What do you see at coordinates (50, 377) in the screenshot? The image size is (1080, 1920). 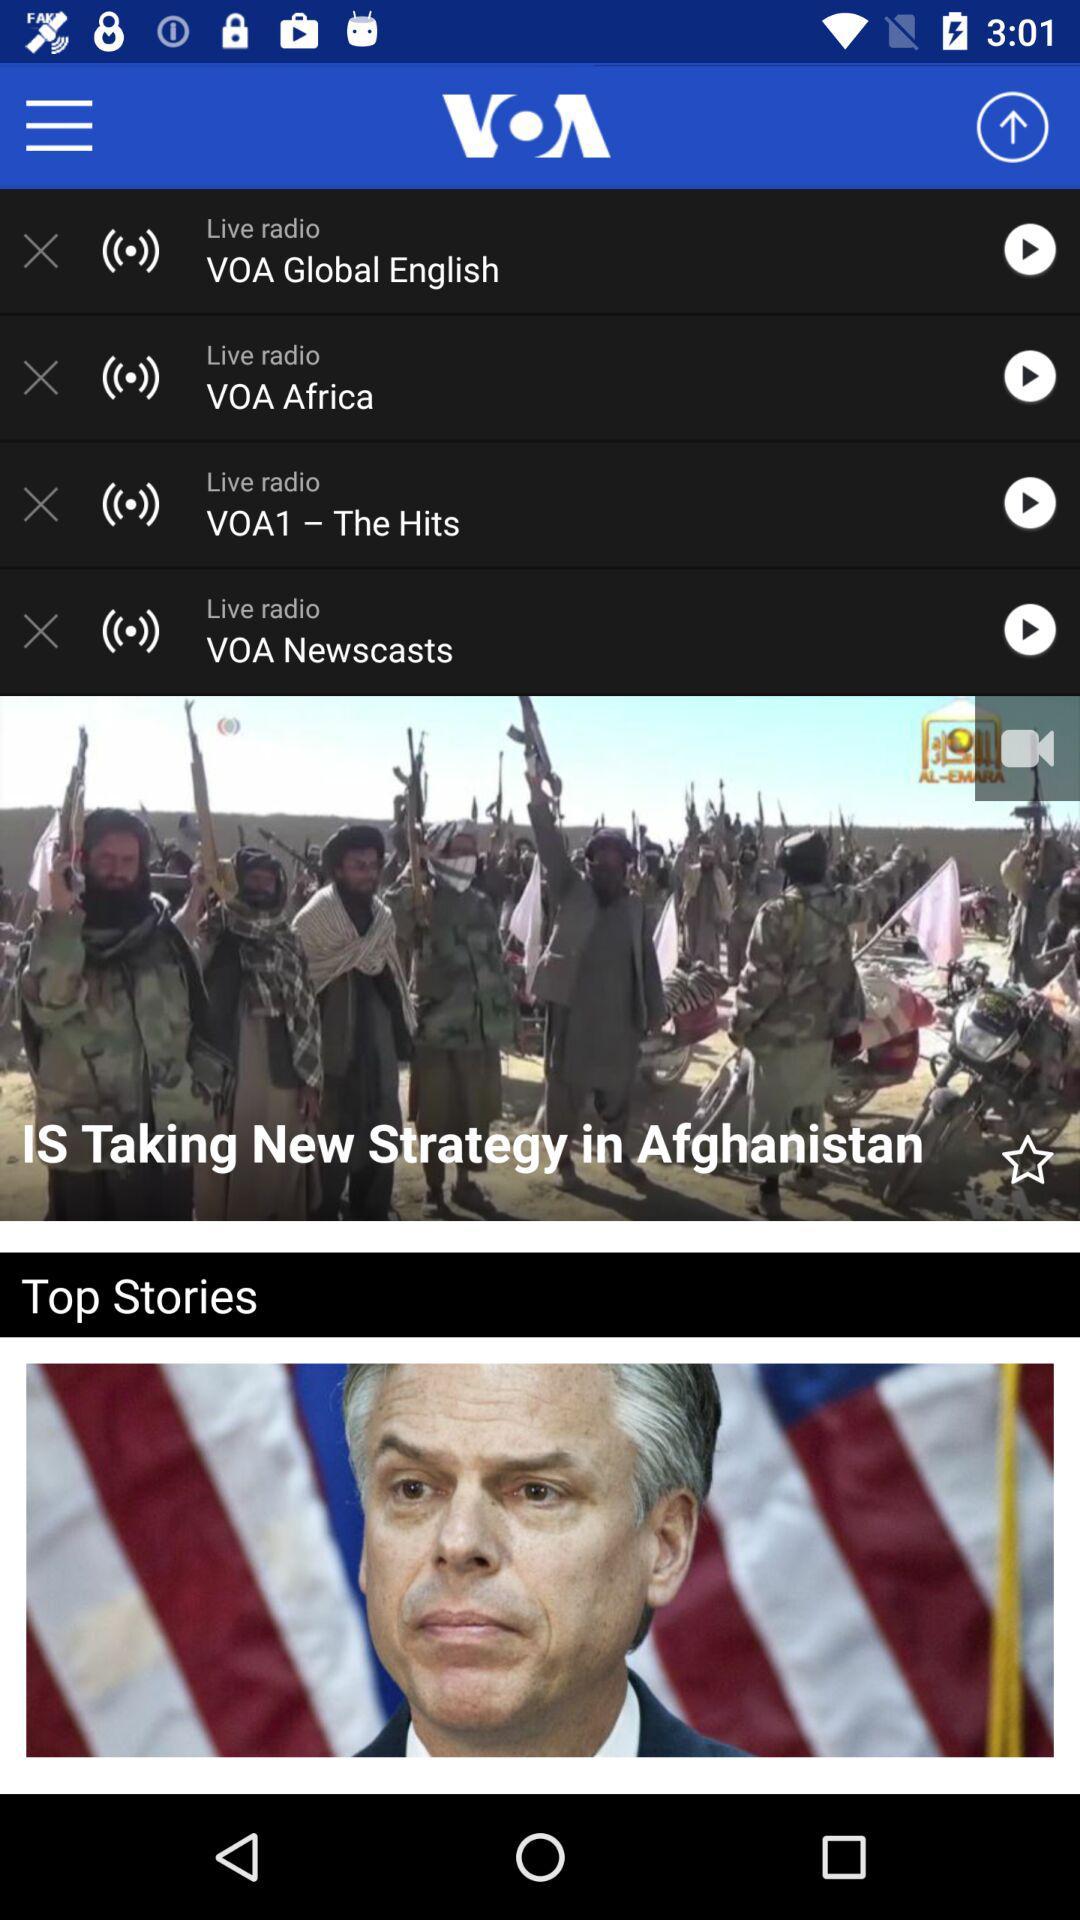 I see `the close icon` at bounding box center [50, 377].